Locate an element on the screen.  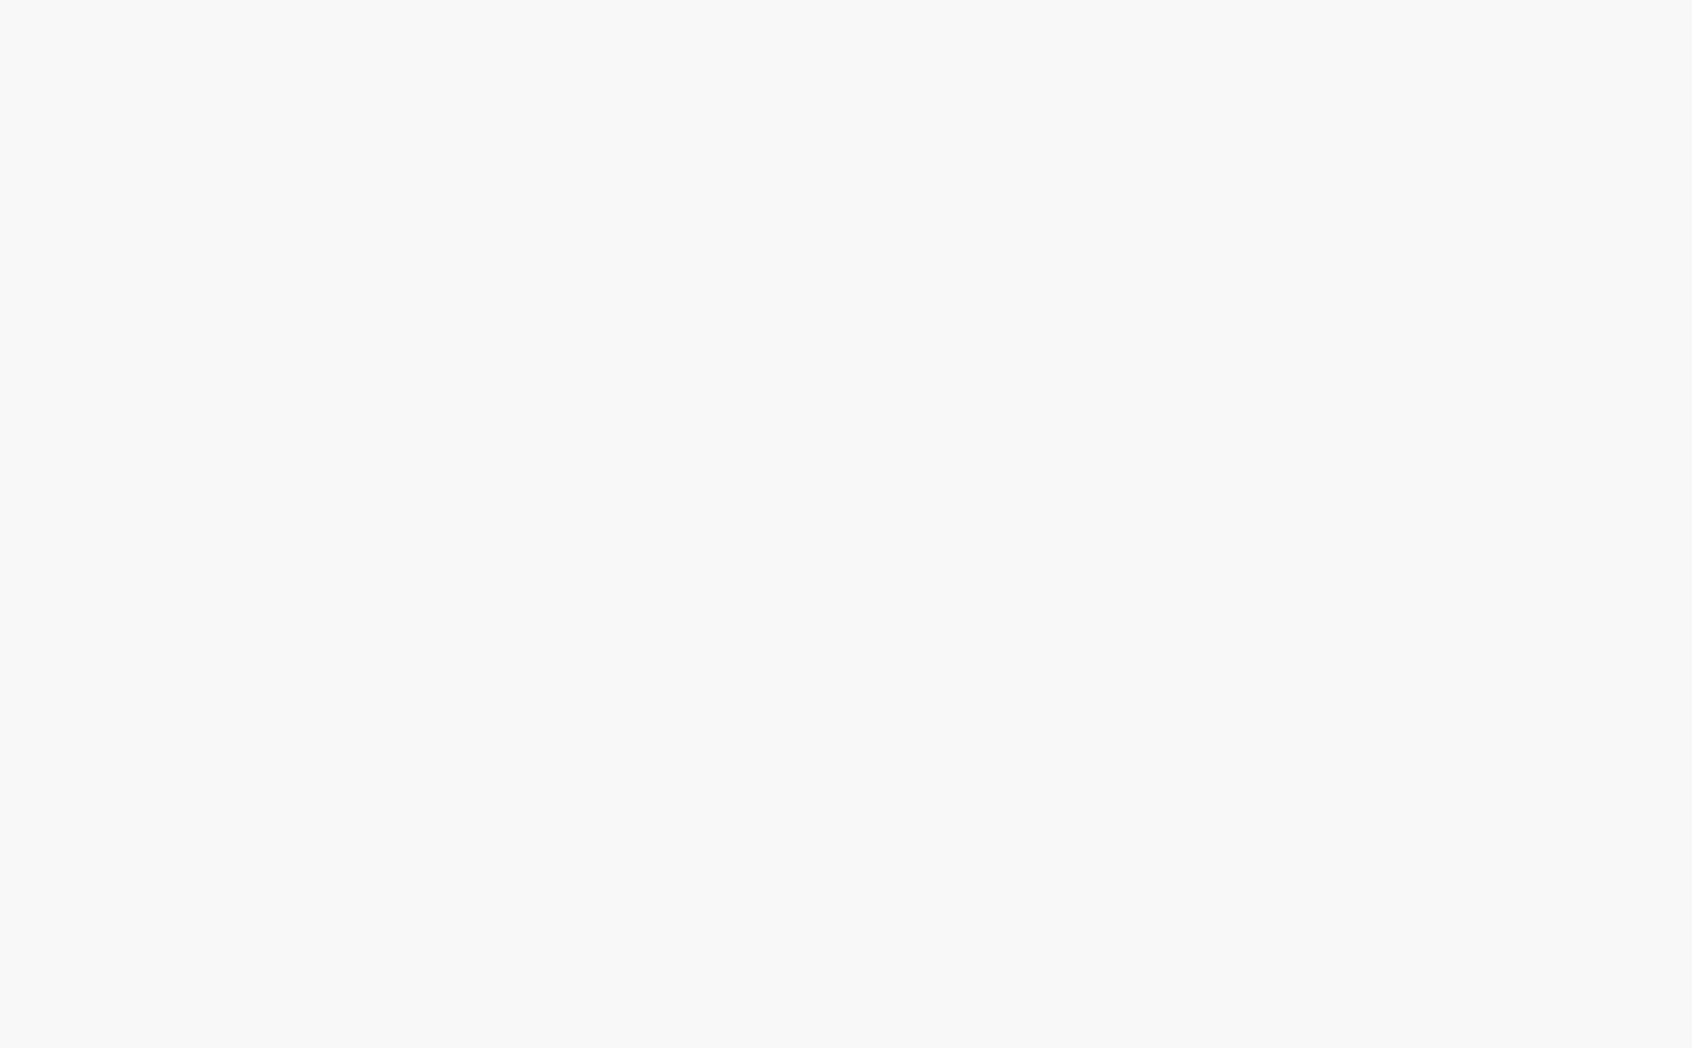
'Goodreads' is located at coordinates (716, 413).